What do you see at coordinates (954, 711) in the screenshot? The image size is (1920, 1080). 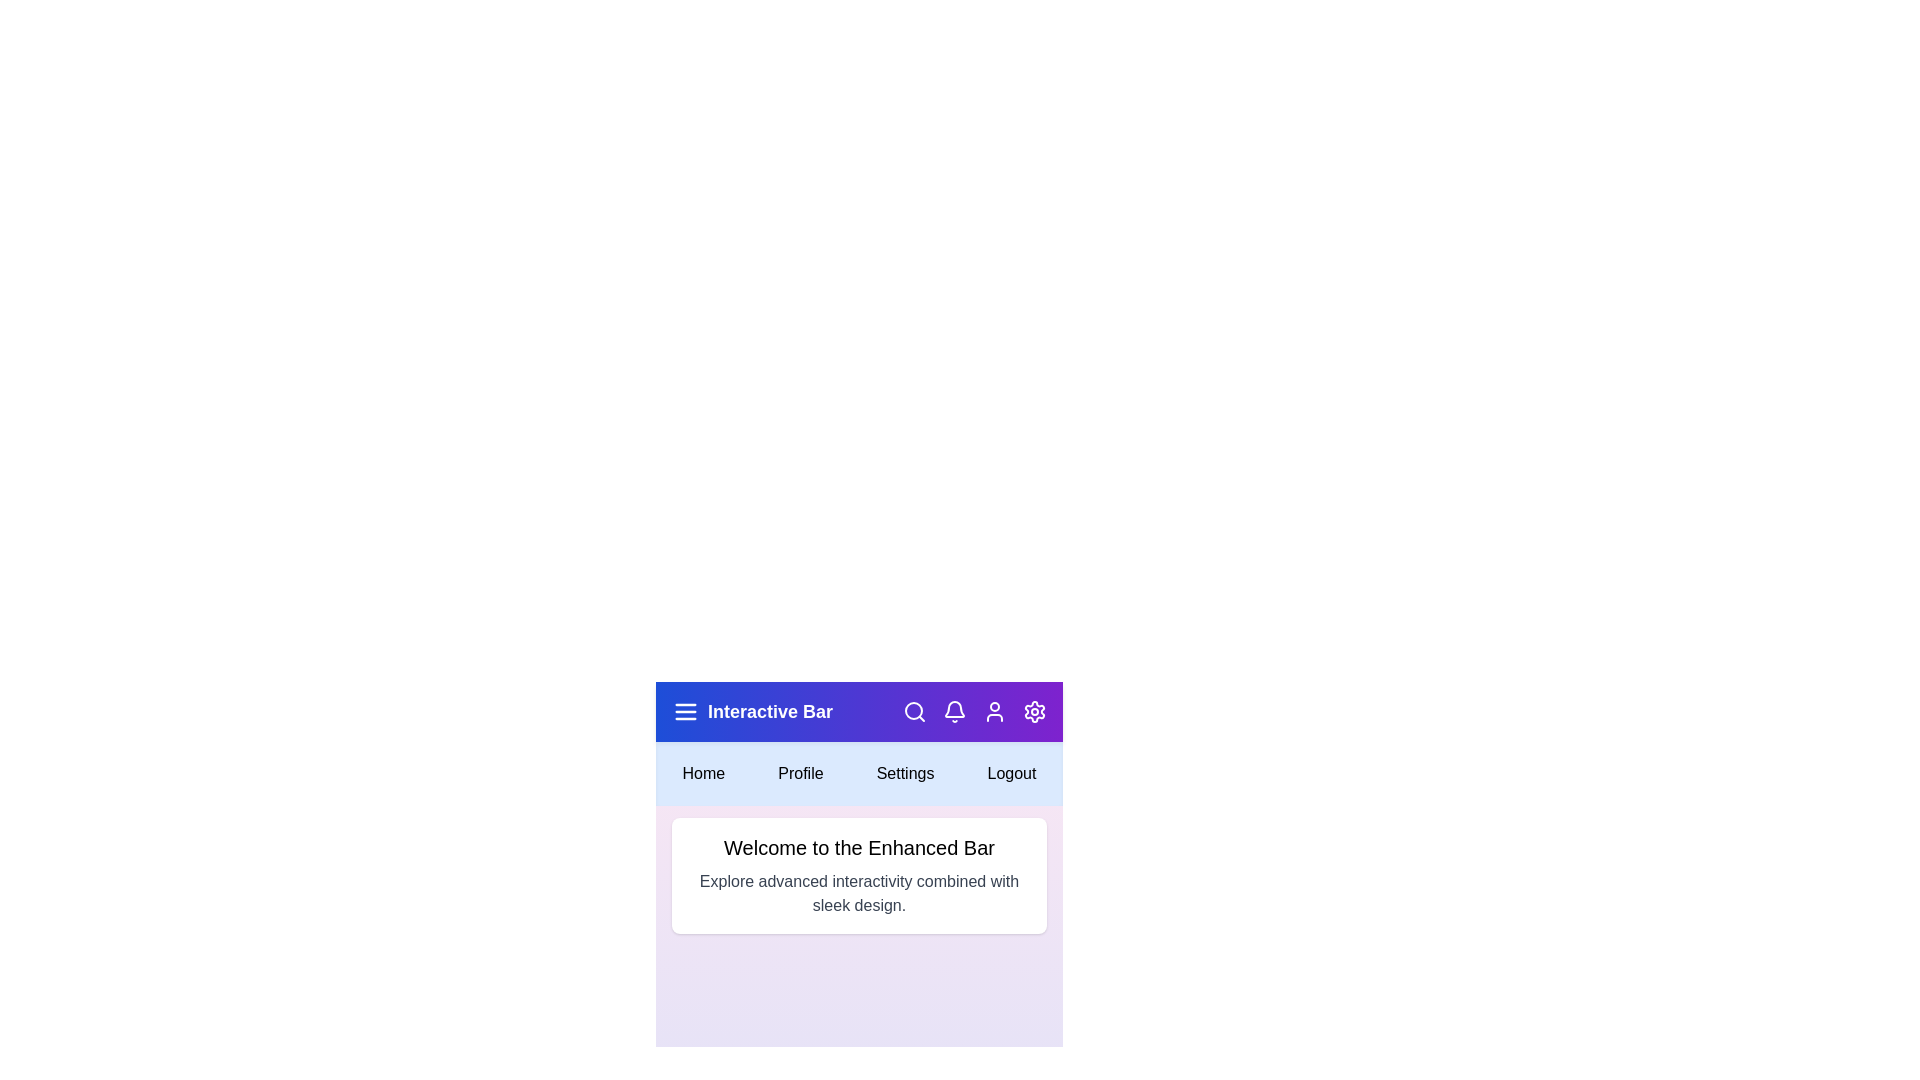 I see `the notification icon (Bell)` at bounding box center [954, 711].